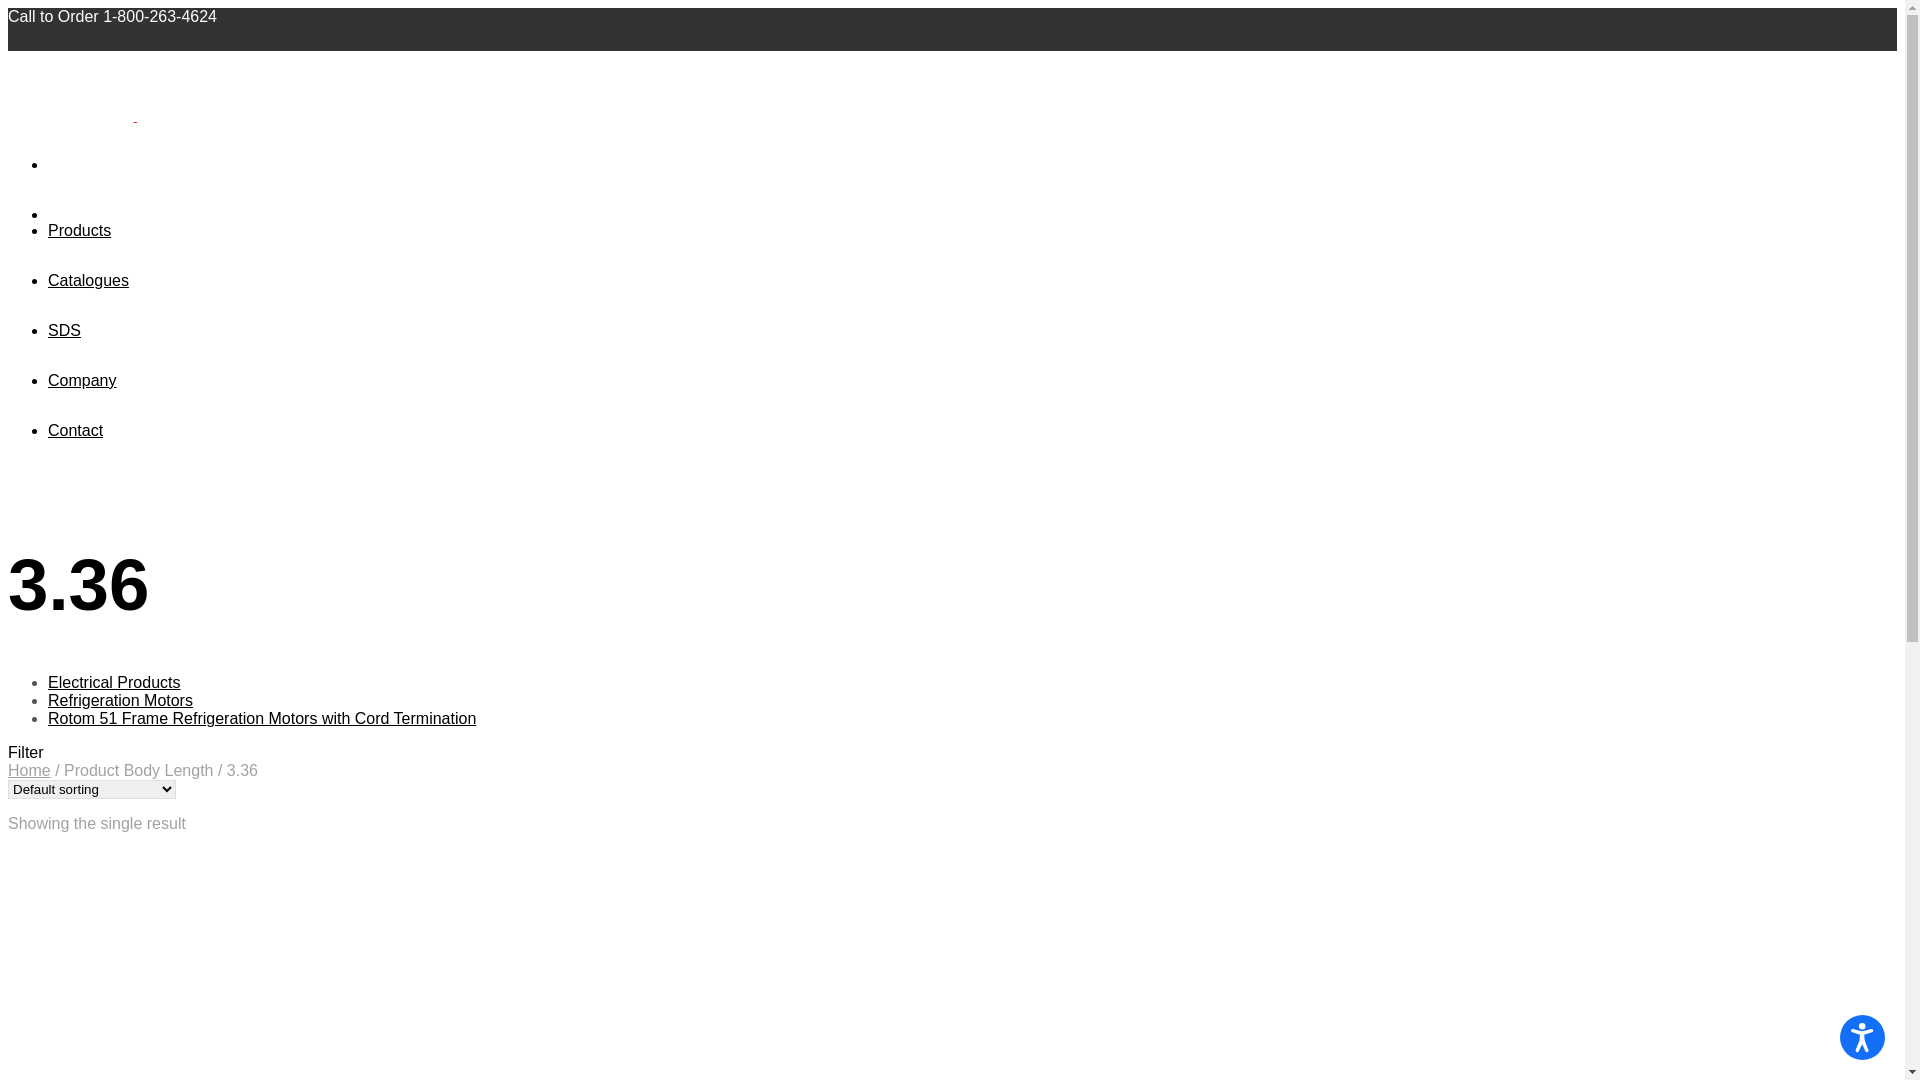 The width and height of the screenshot is (1920, 1080). Describe the element at coordinates (119, 699) in the screenshot. I see `'Refrigeration Motors'` at that location.